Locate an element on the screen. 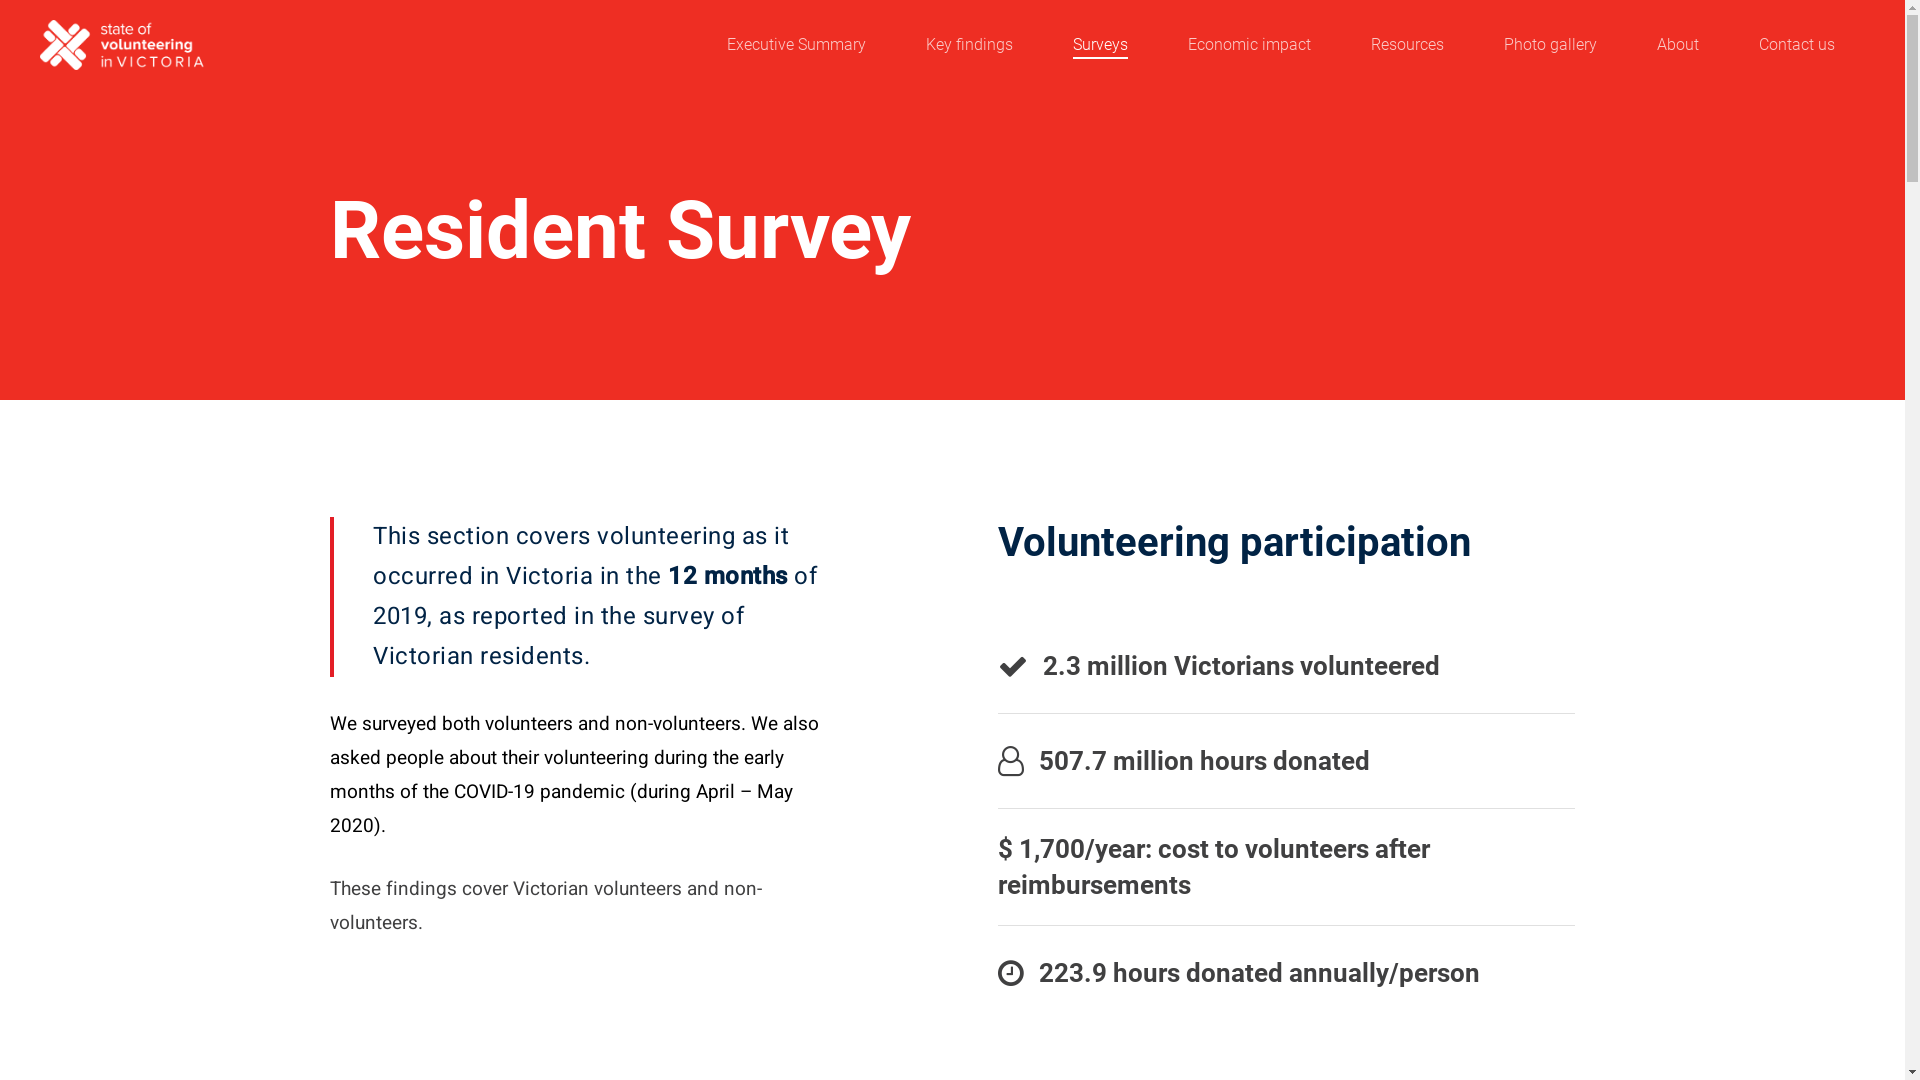  'Economic impact' is located at coordinates (1248, 45).